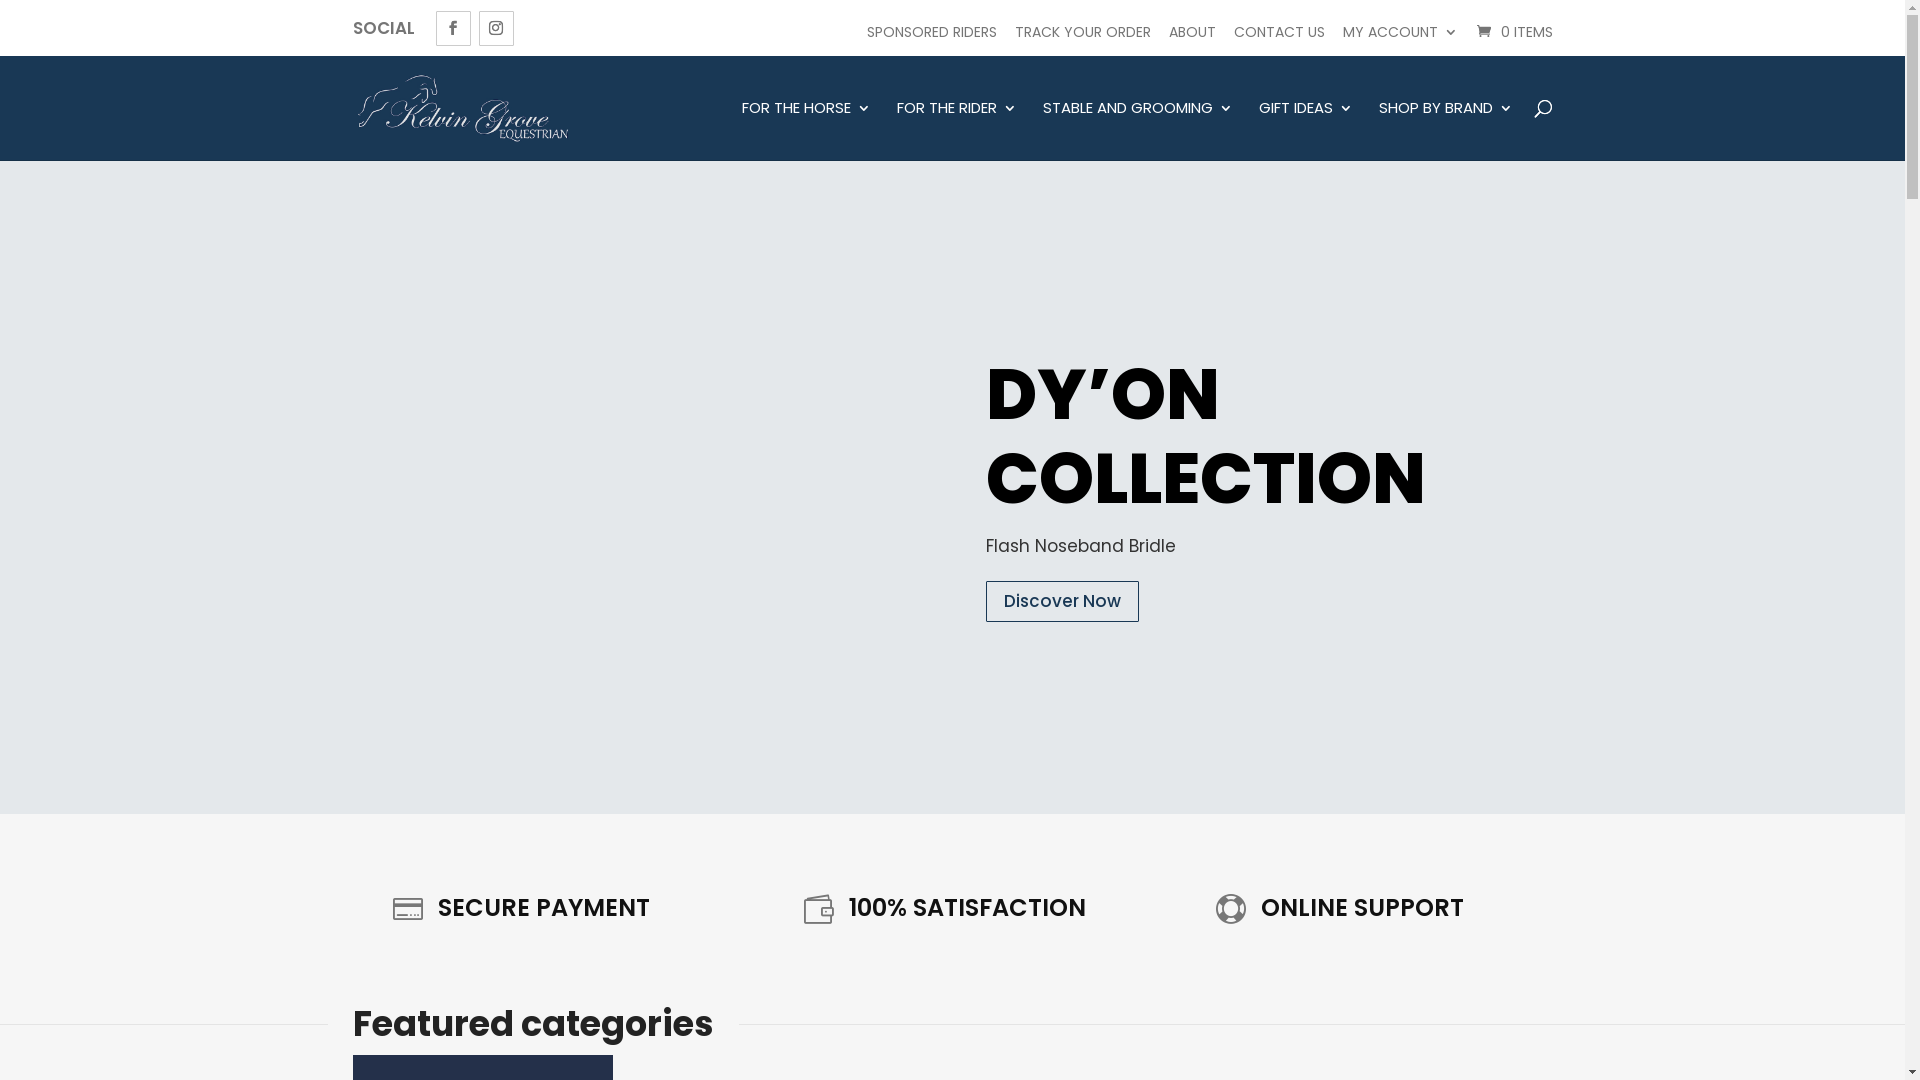  Describe the element at coordinates (806, 130) in the screenshot. I see `'FOR THE HORSE'` at that location.